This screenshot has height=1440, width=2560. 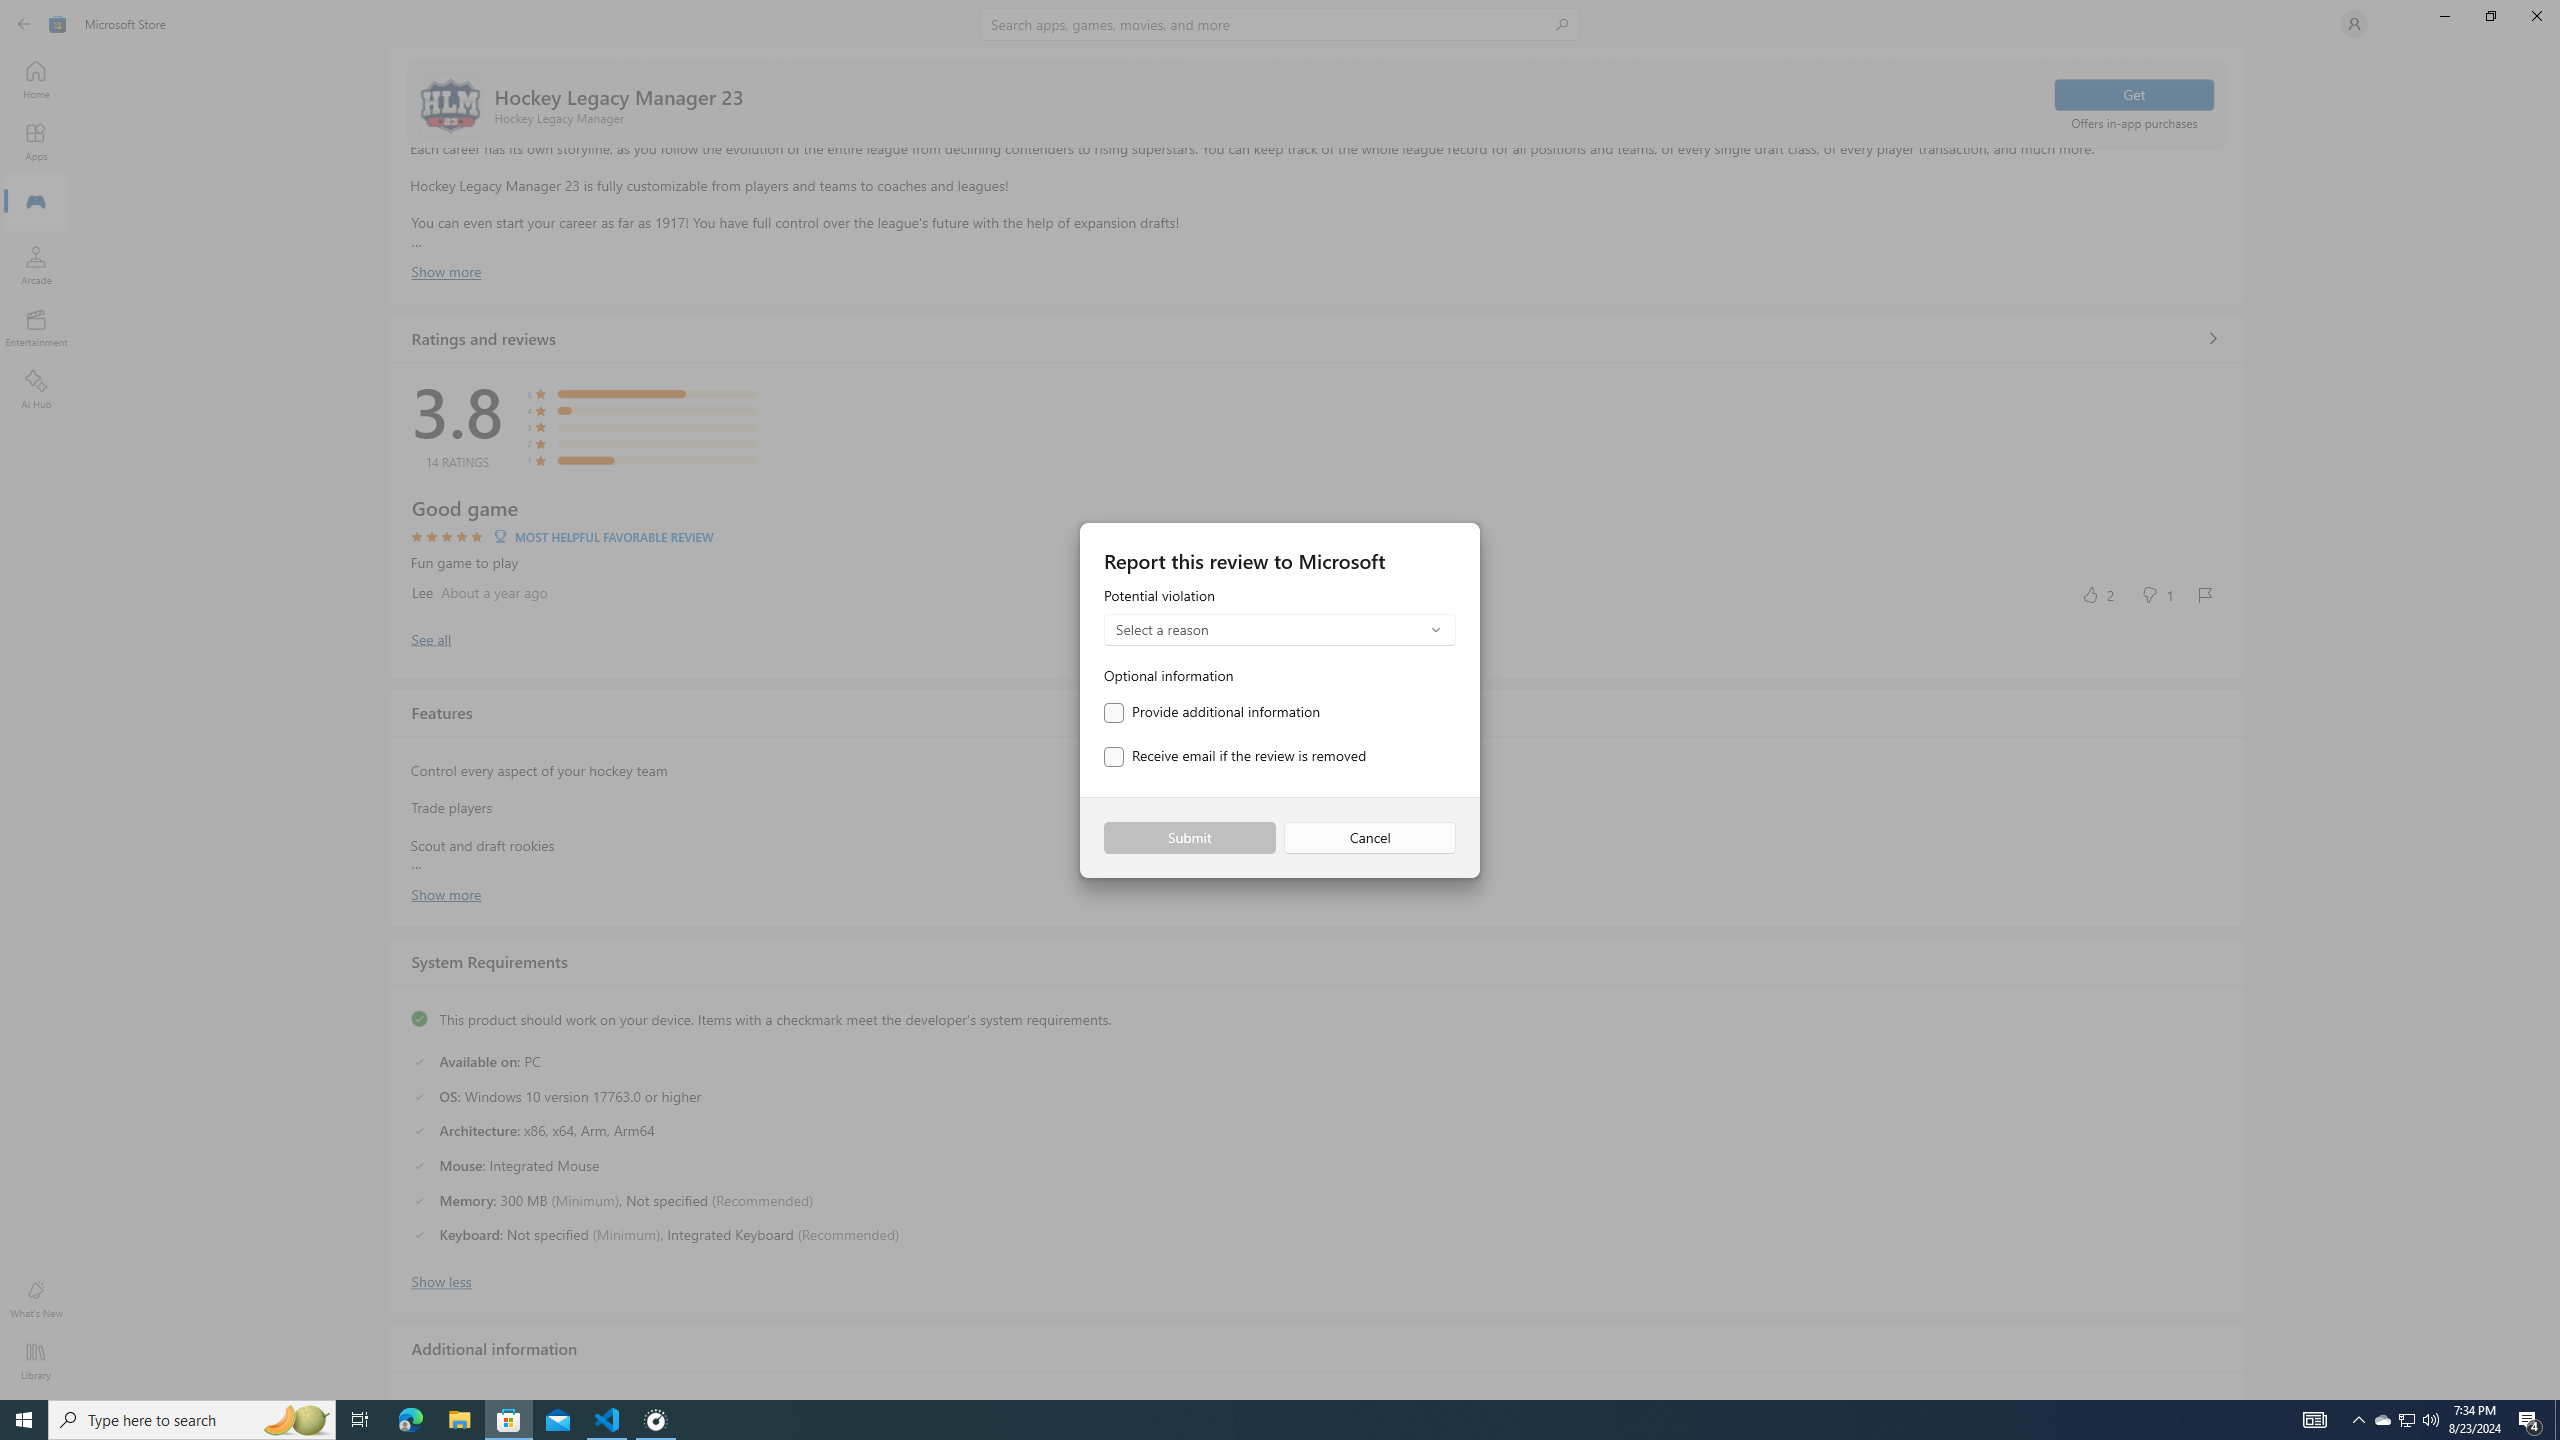 I want to click on 'Show less', so click(x=440, y=1279).